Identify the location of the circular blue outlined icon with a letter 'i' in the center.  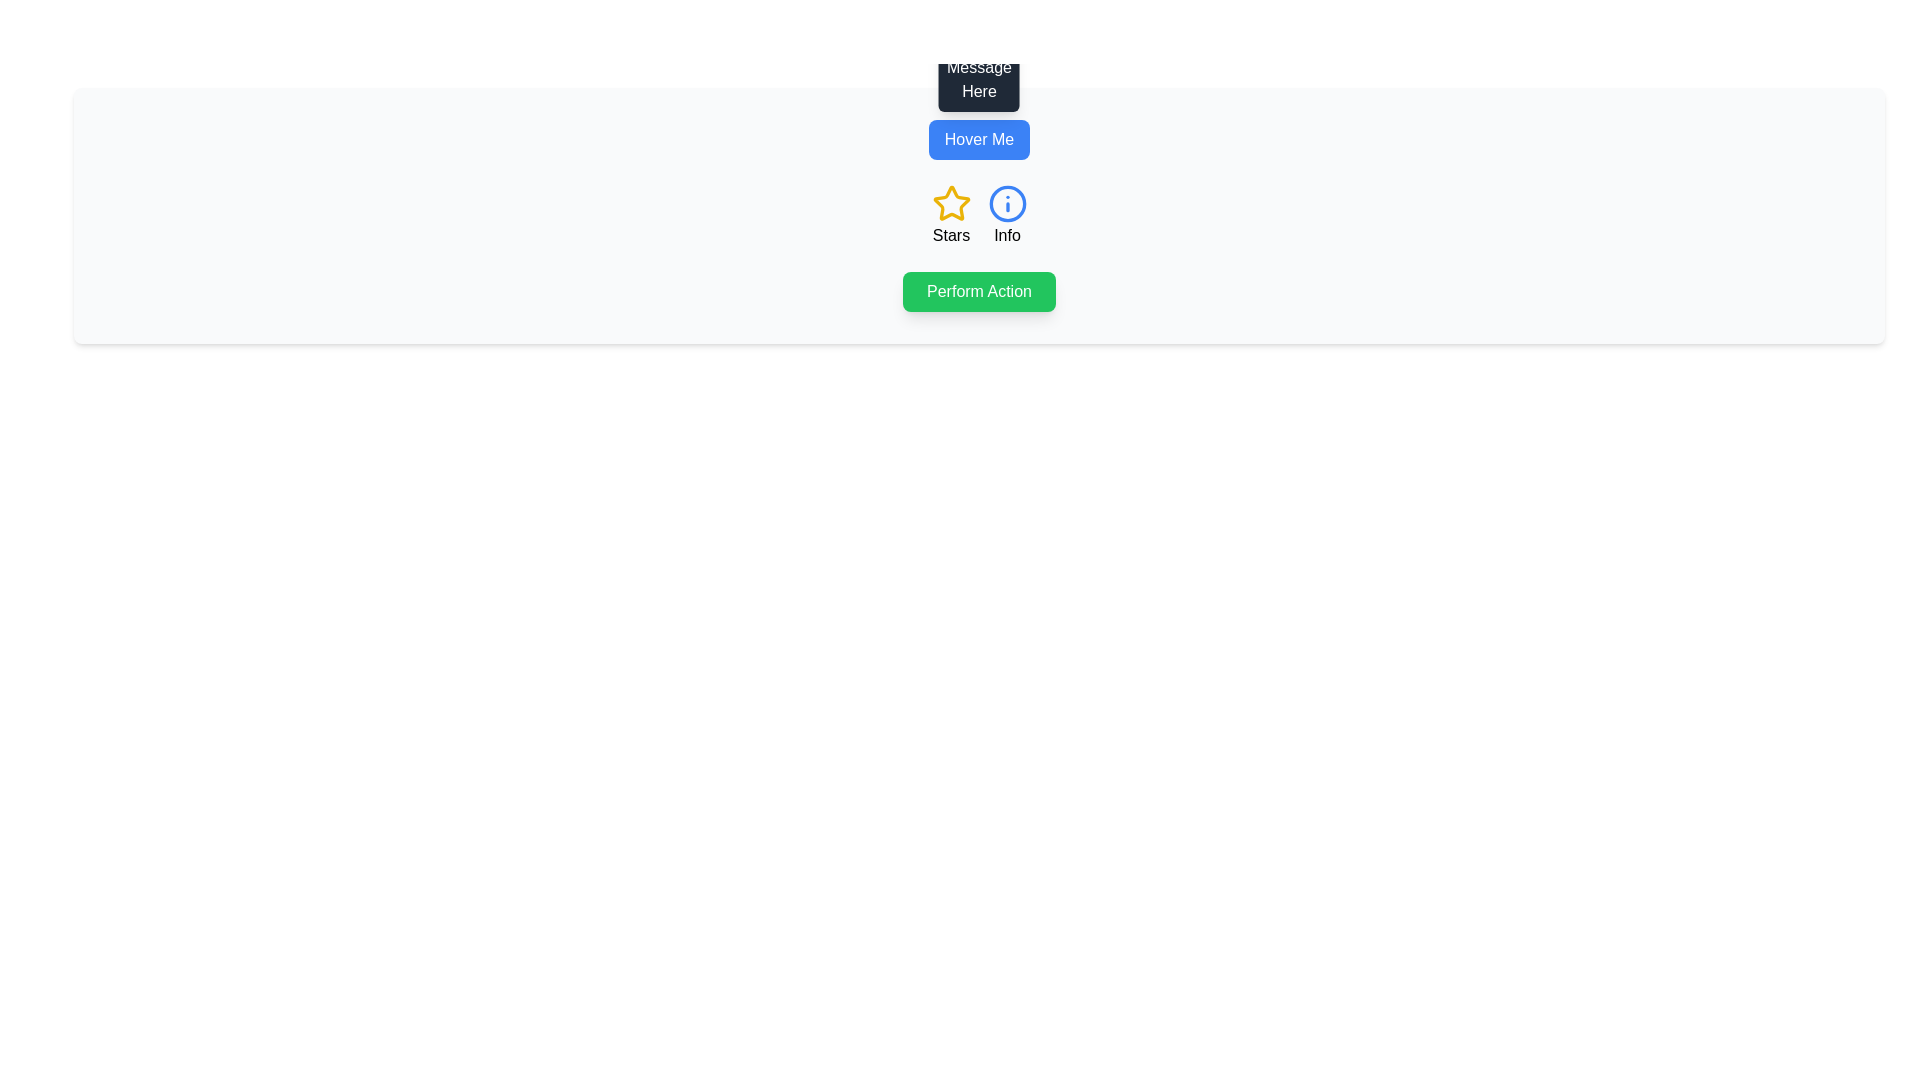
(1007, 204).